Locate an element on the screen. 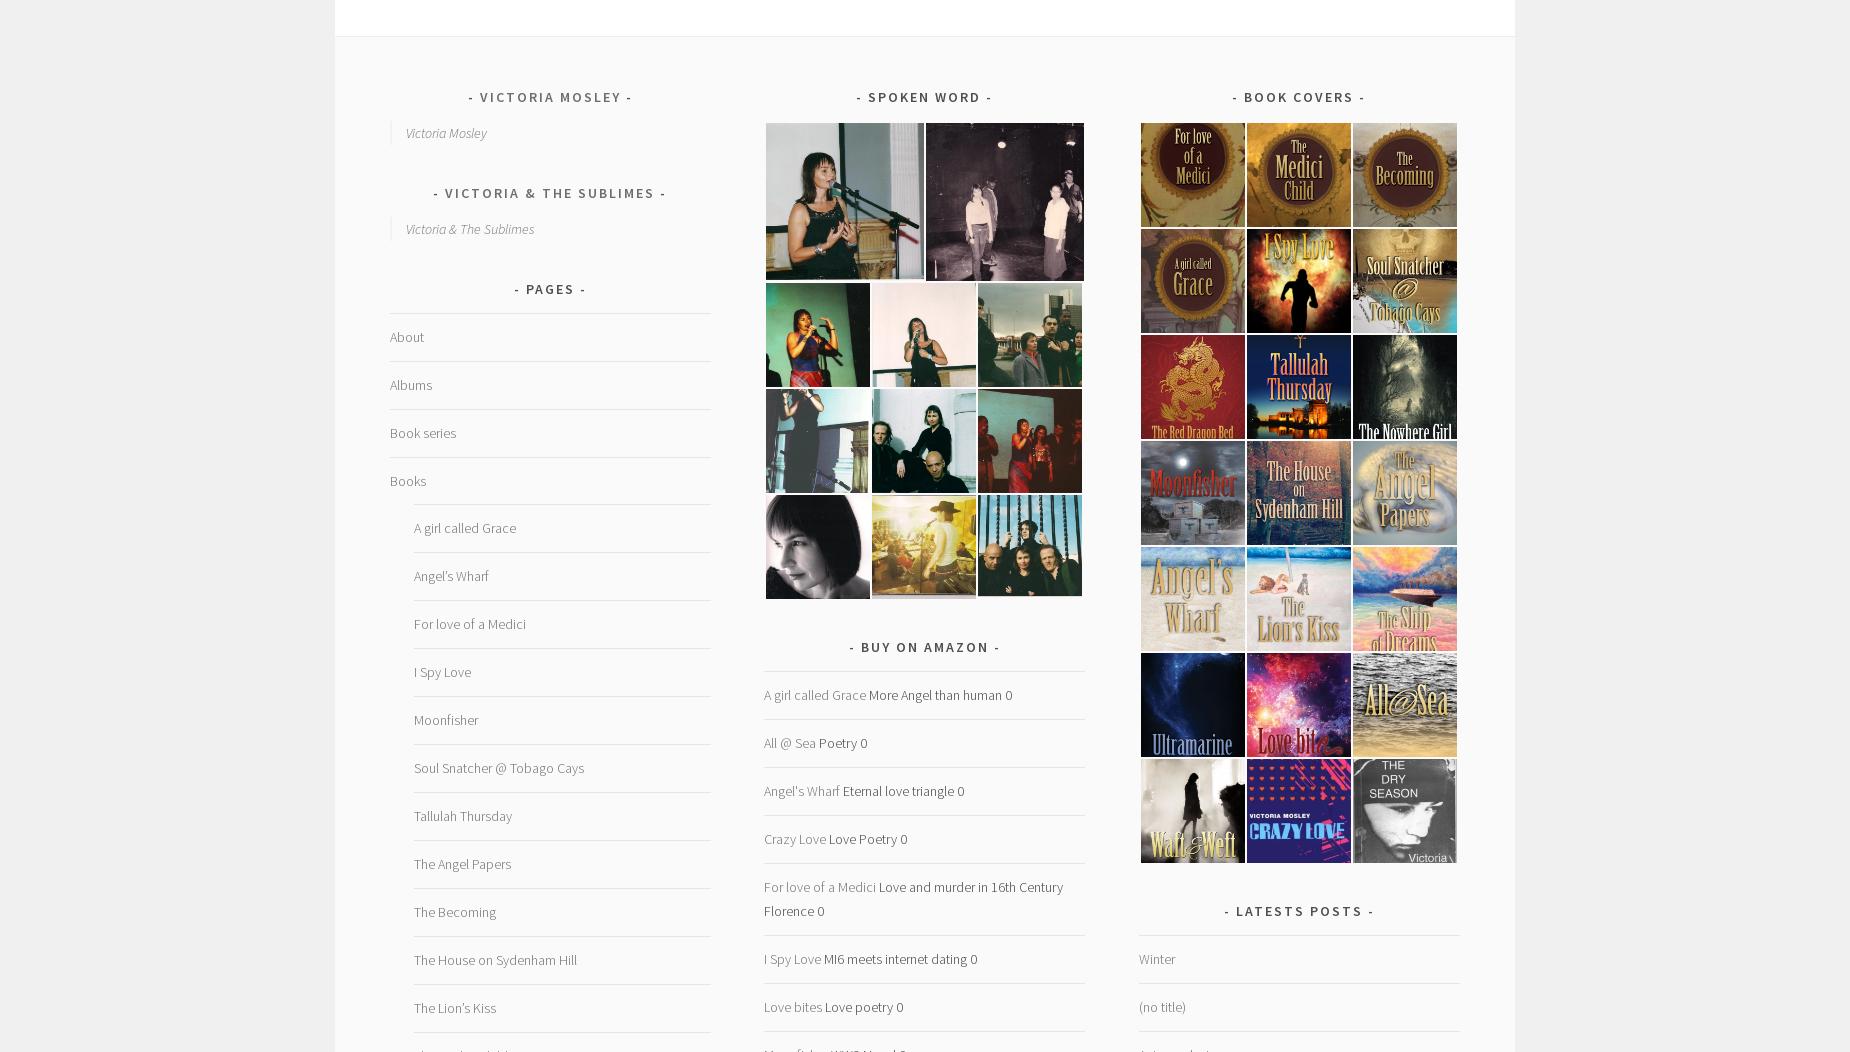 The width and height of the screenshot is (1850, 1052). 'Latests posts' is located at coordinates (1297, 911).